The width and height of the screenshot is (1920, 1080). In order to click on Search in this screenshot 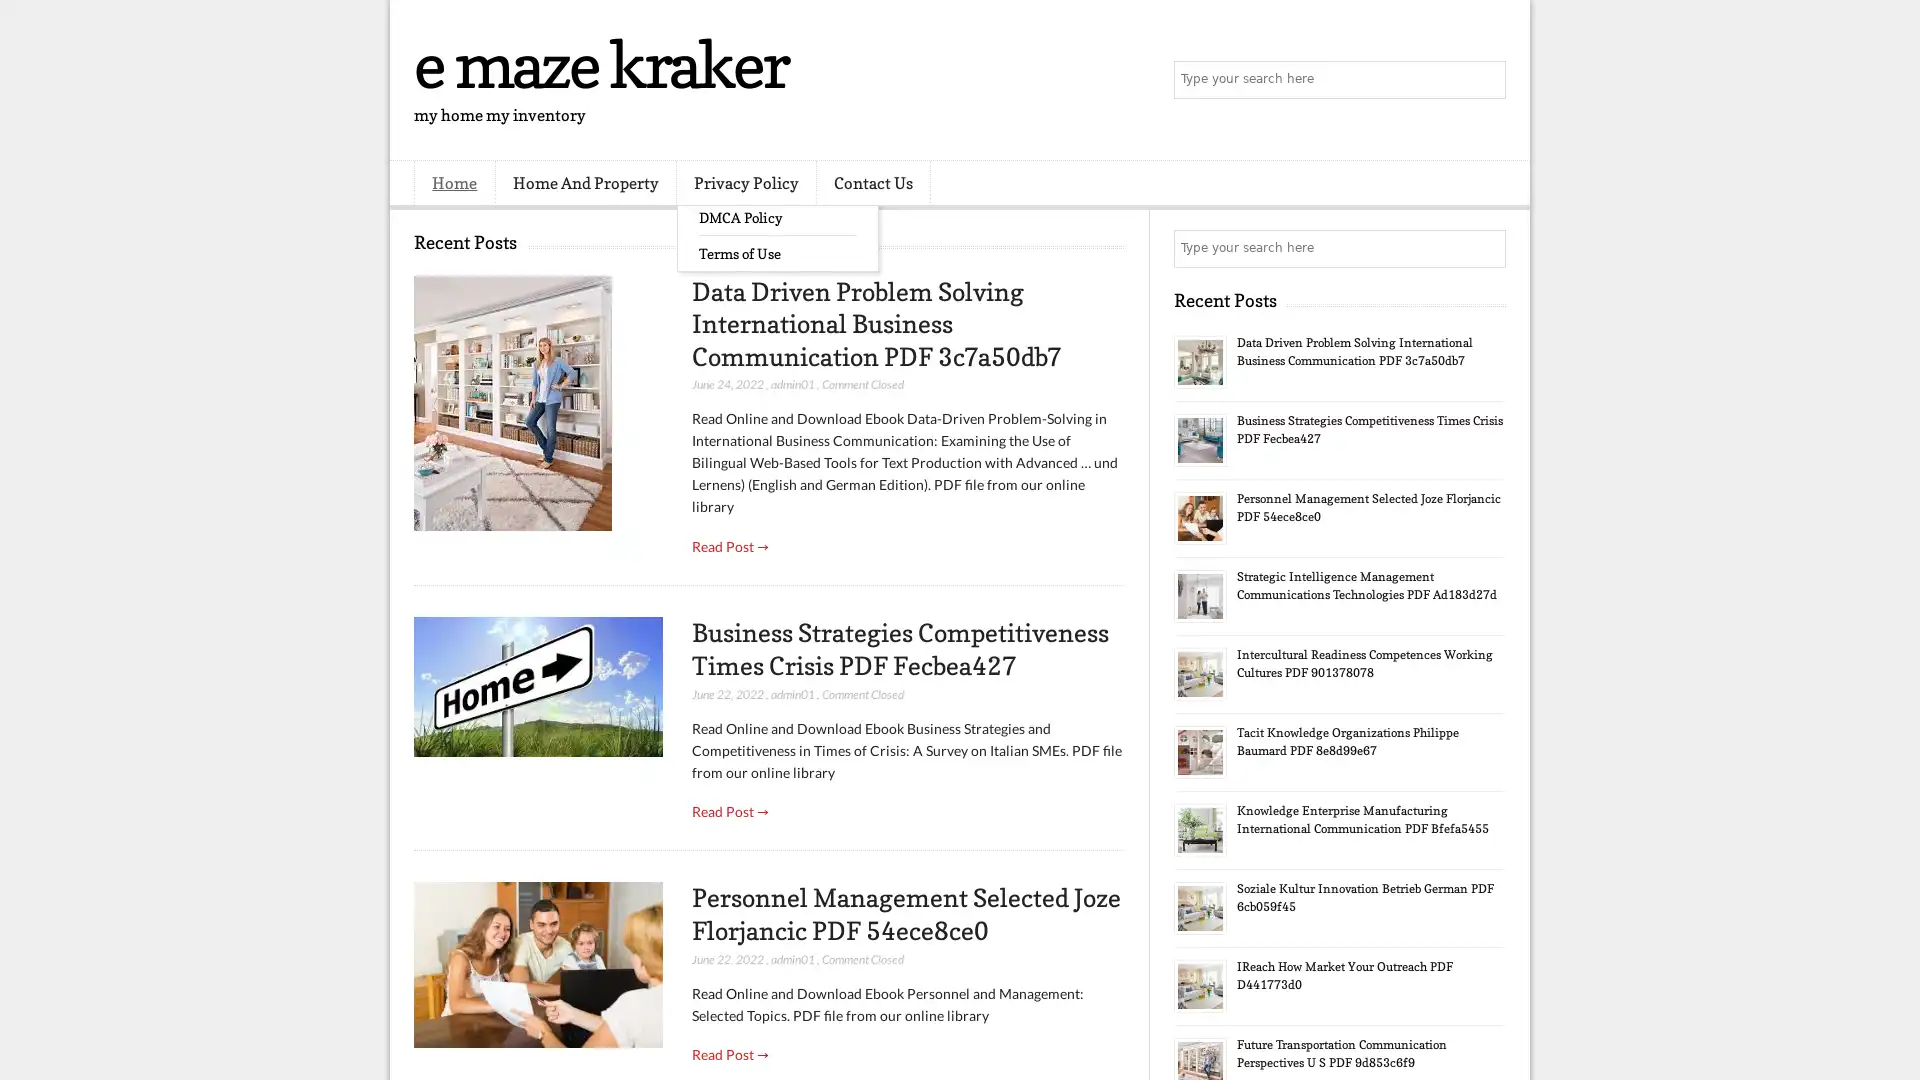, I will do `click(1485, 80)`.